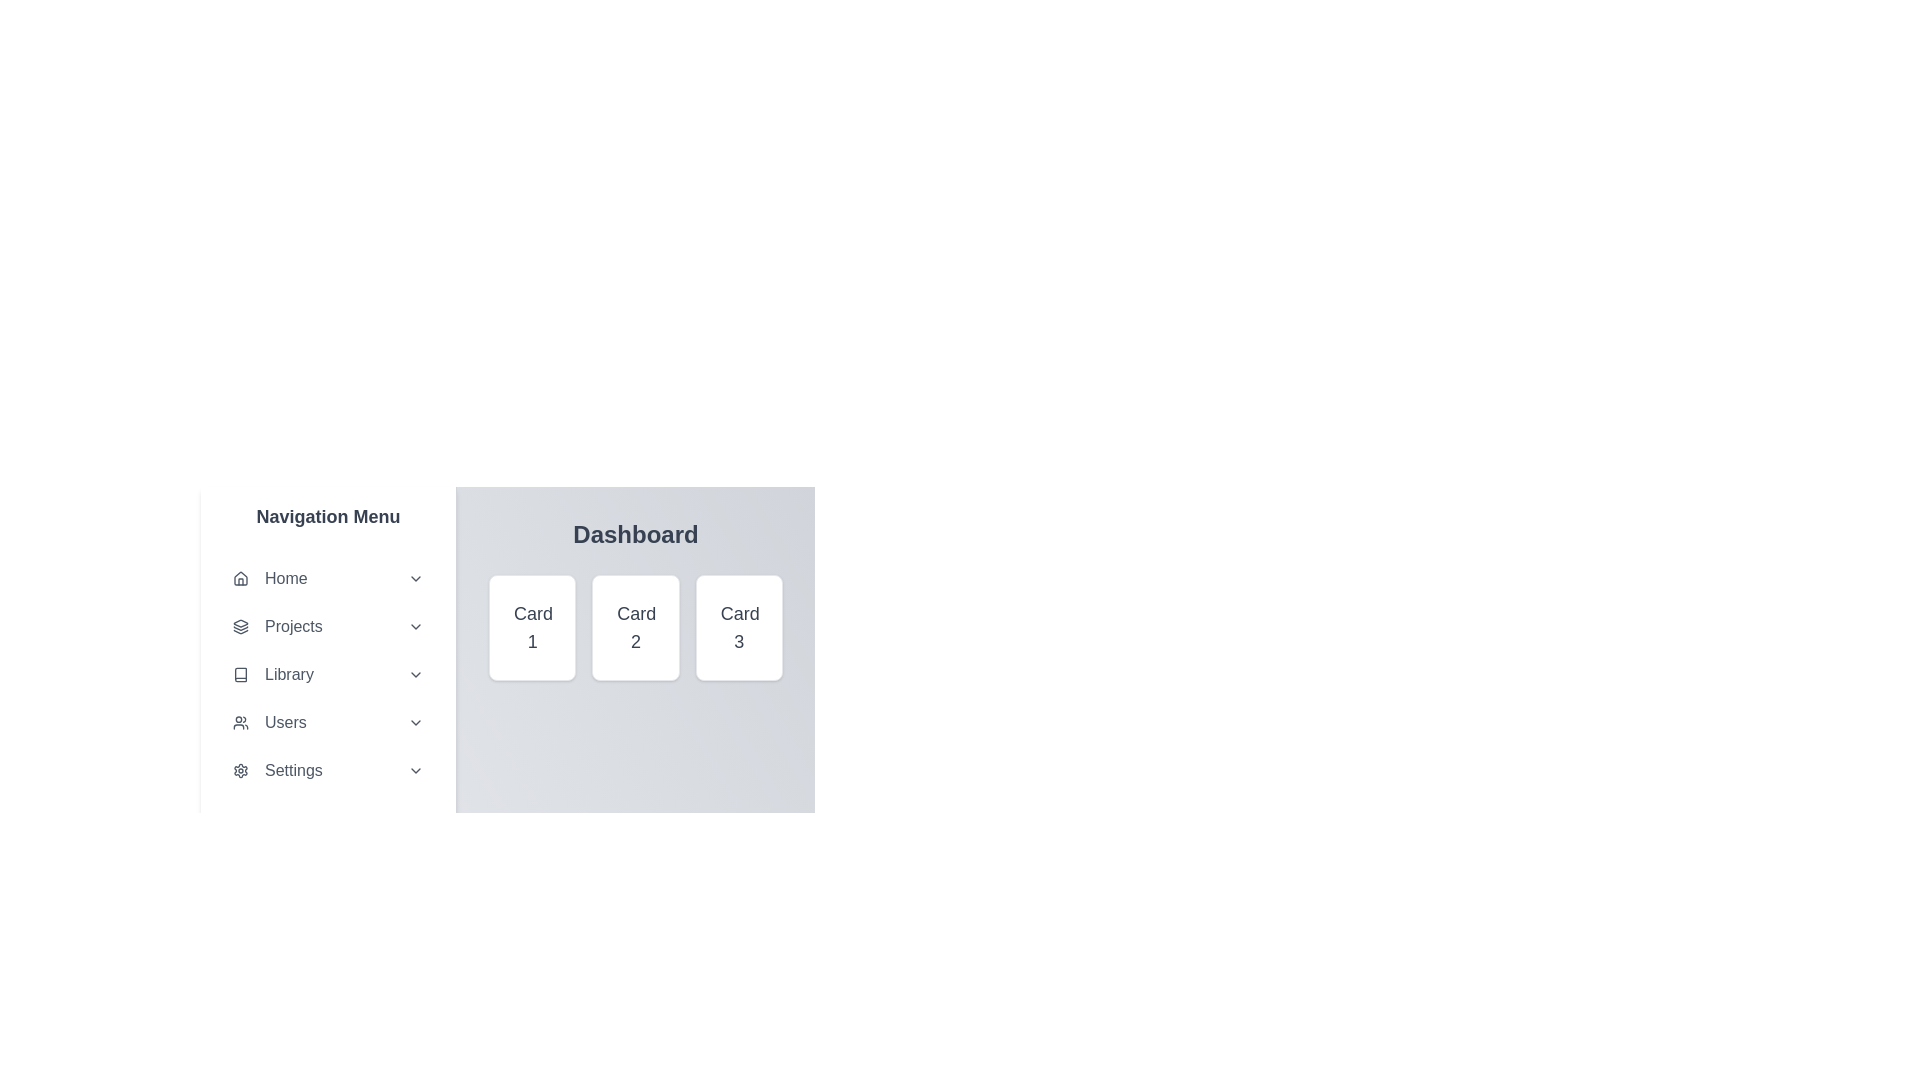 The width and height of the screenshot is (1920, 1080). Describe the element at coordinates (240, 722) in the screenshot. I see `the SVG icon element that represents the 'Users' navigation item in the left-side vertical menu` at that location.